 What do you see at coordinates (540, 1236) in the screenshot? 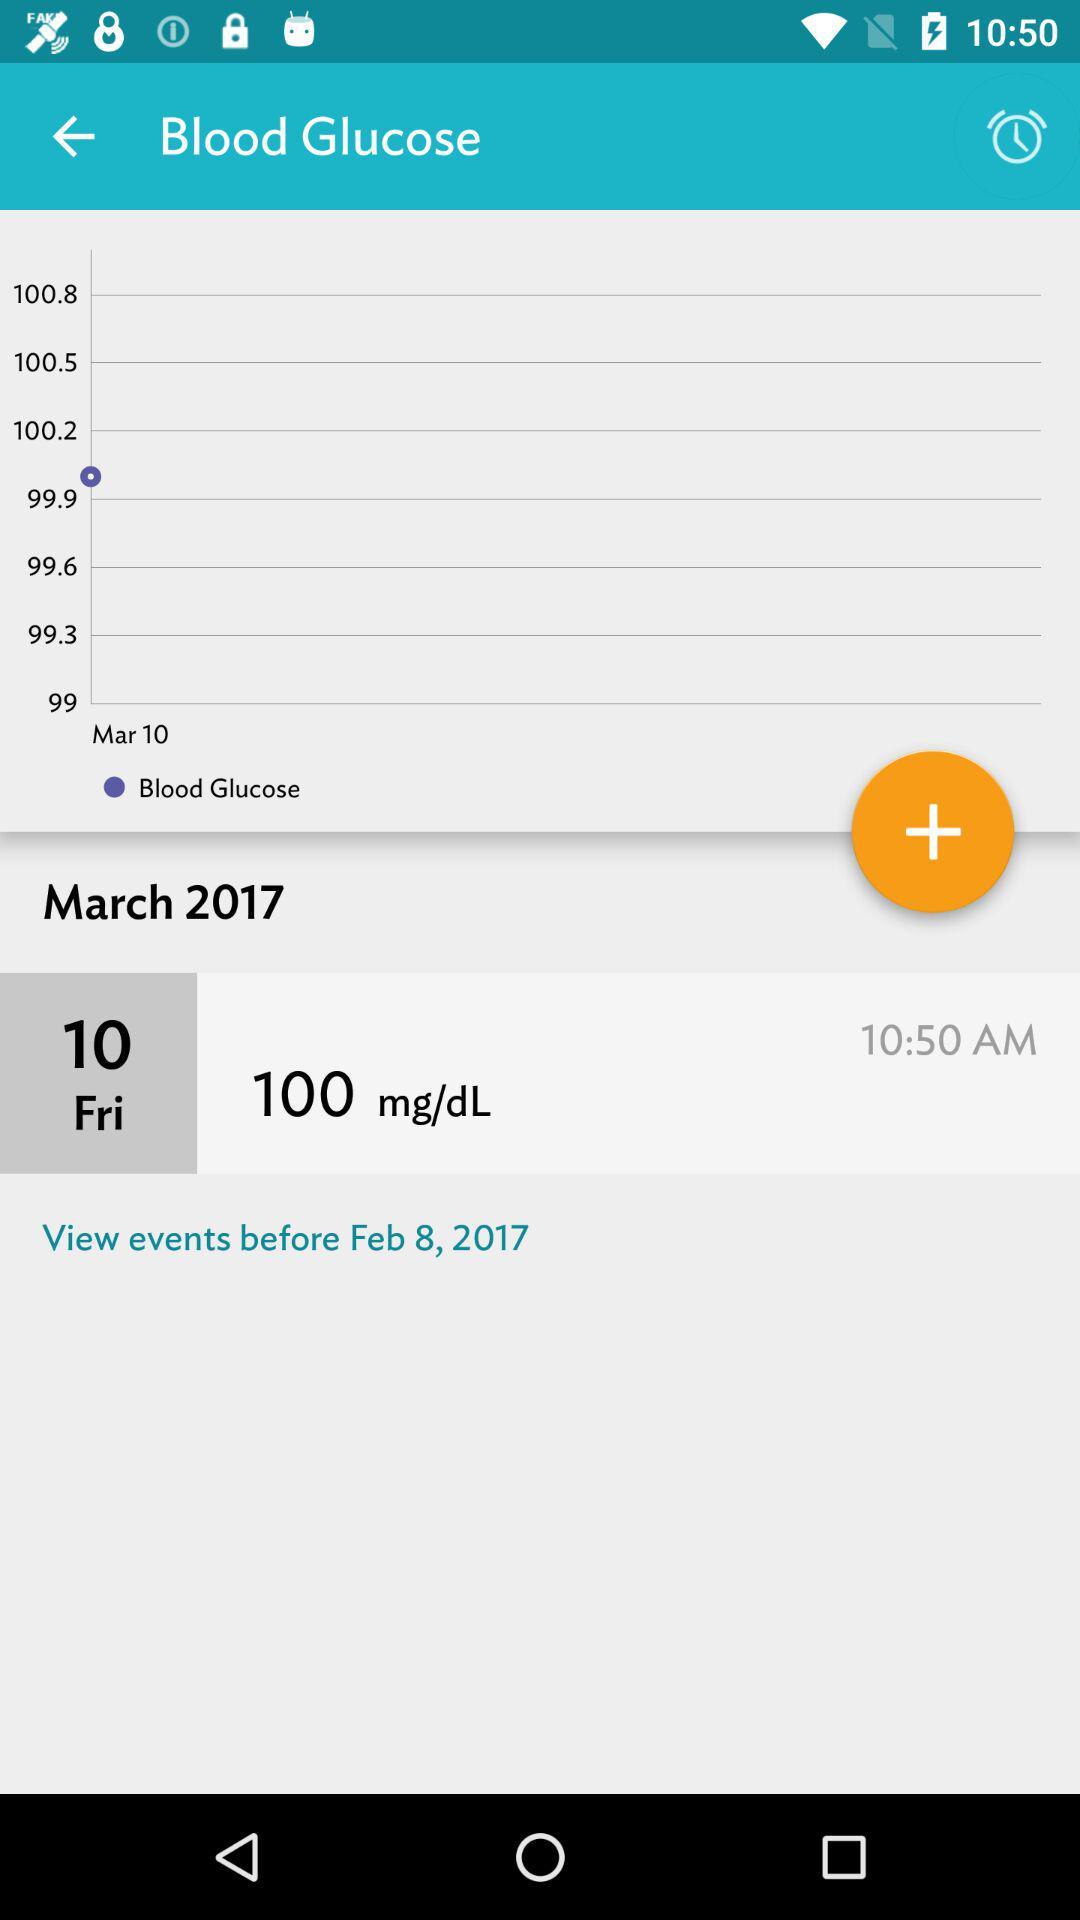
I see `view events before item` at bounding box center [540, 1236].